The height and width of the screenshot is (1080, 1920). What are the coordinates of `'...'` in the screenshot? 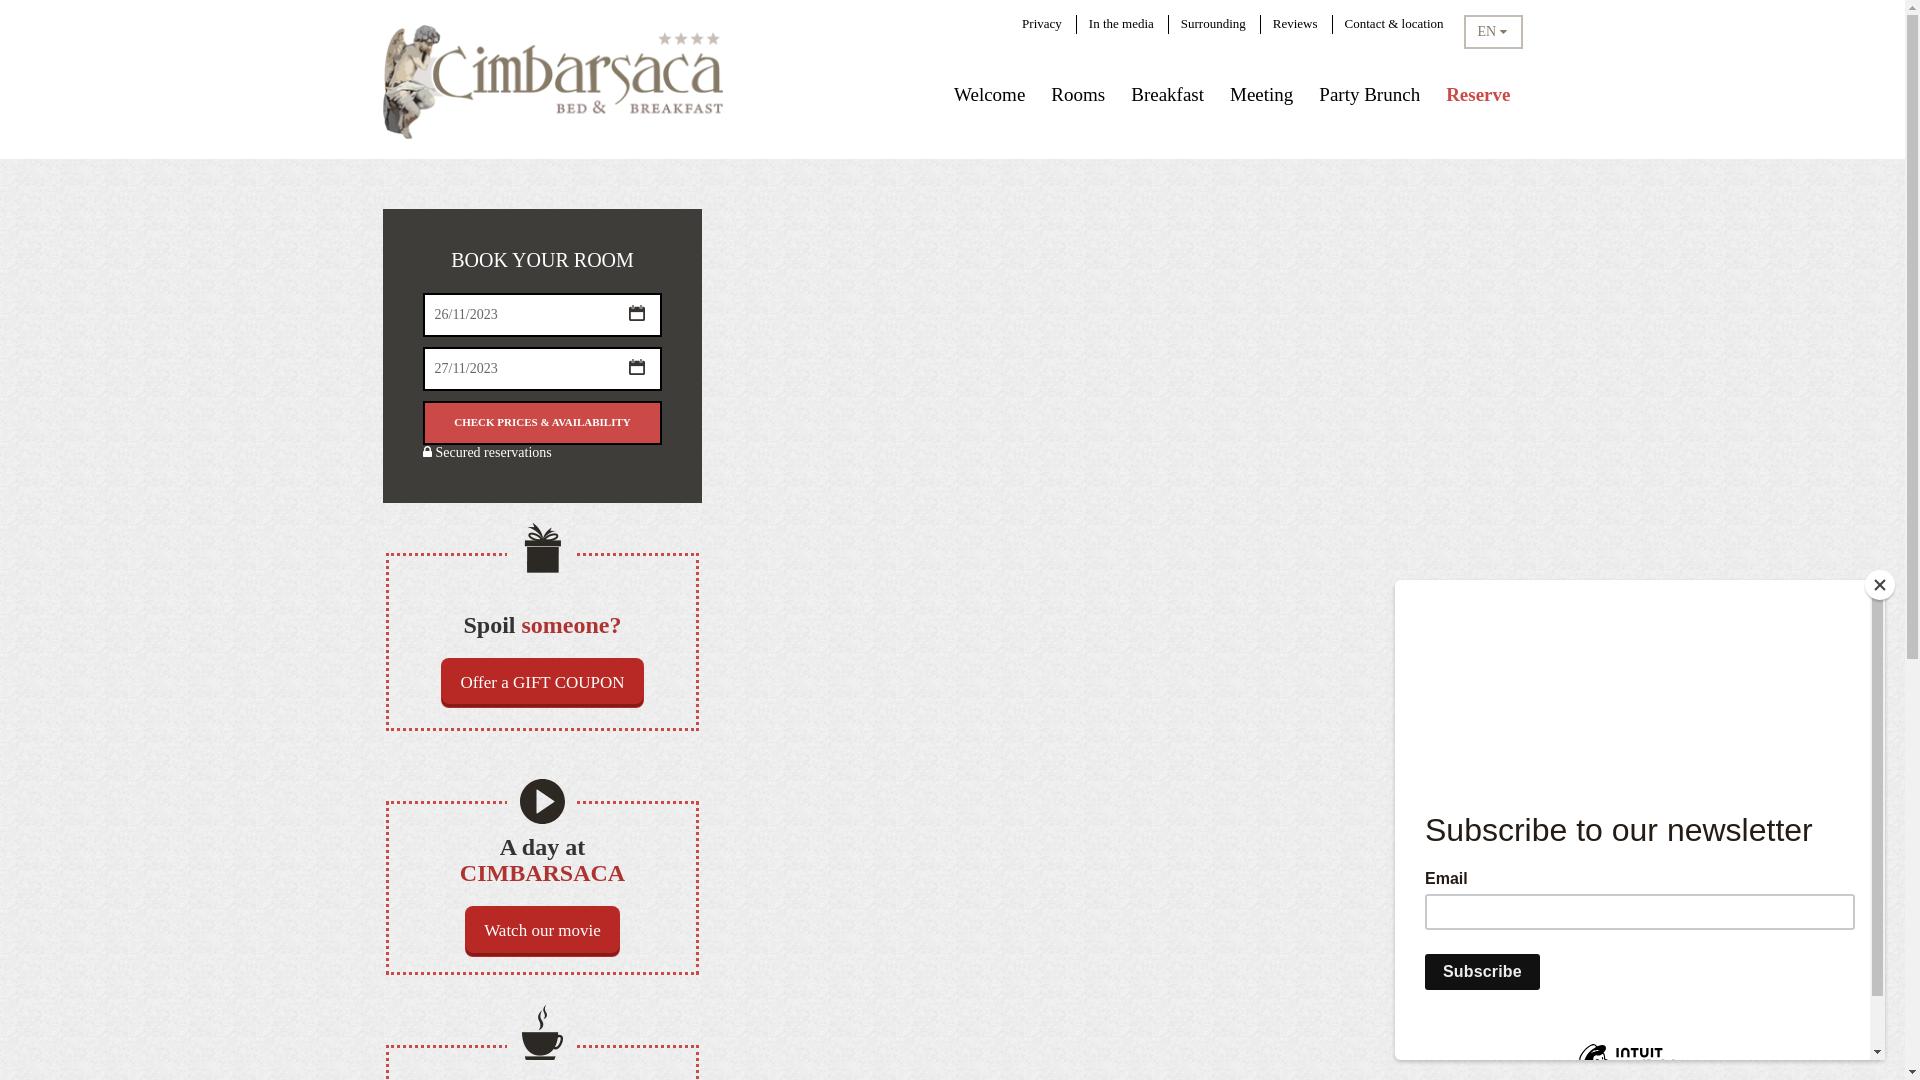 It's located at (636, 366).